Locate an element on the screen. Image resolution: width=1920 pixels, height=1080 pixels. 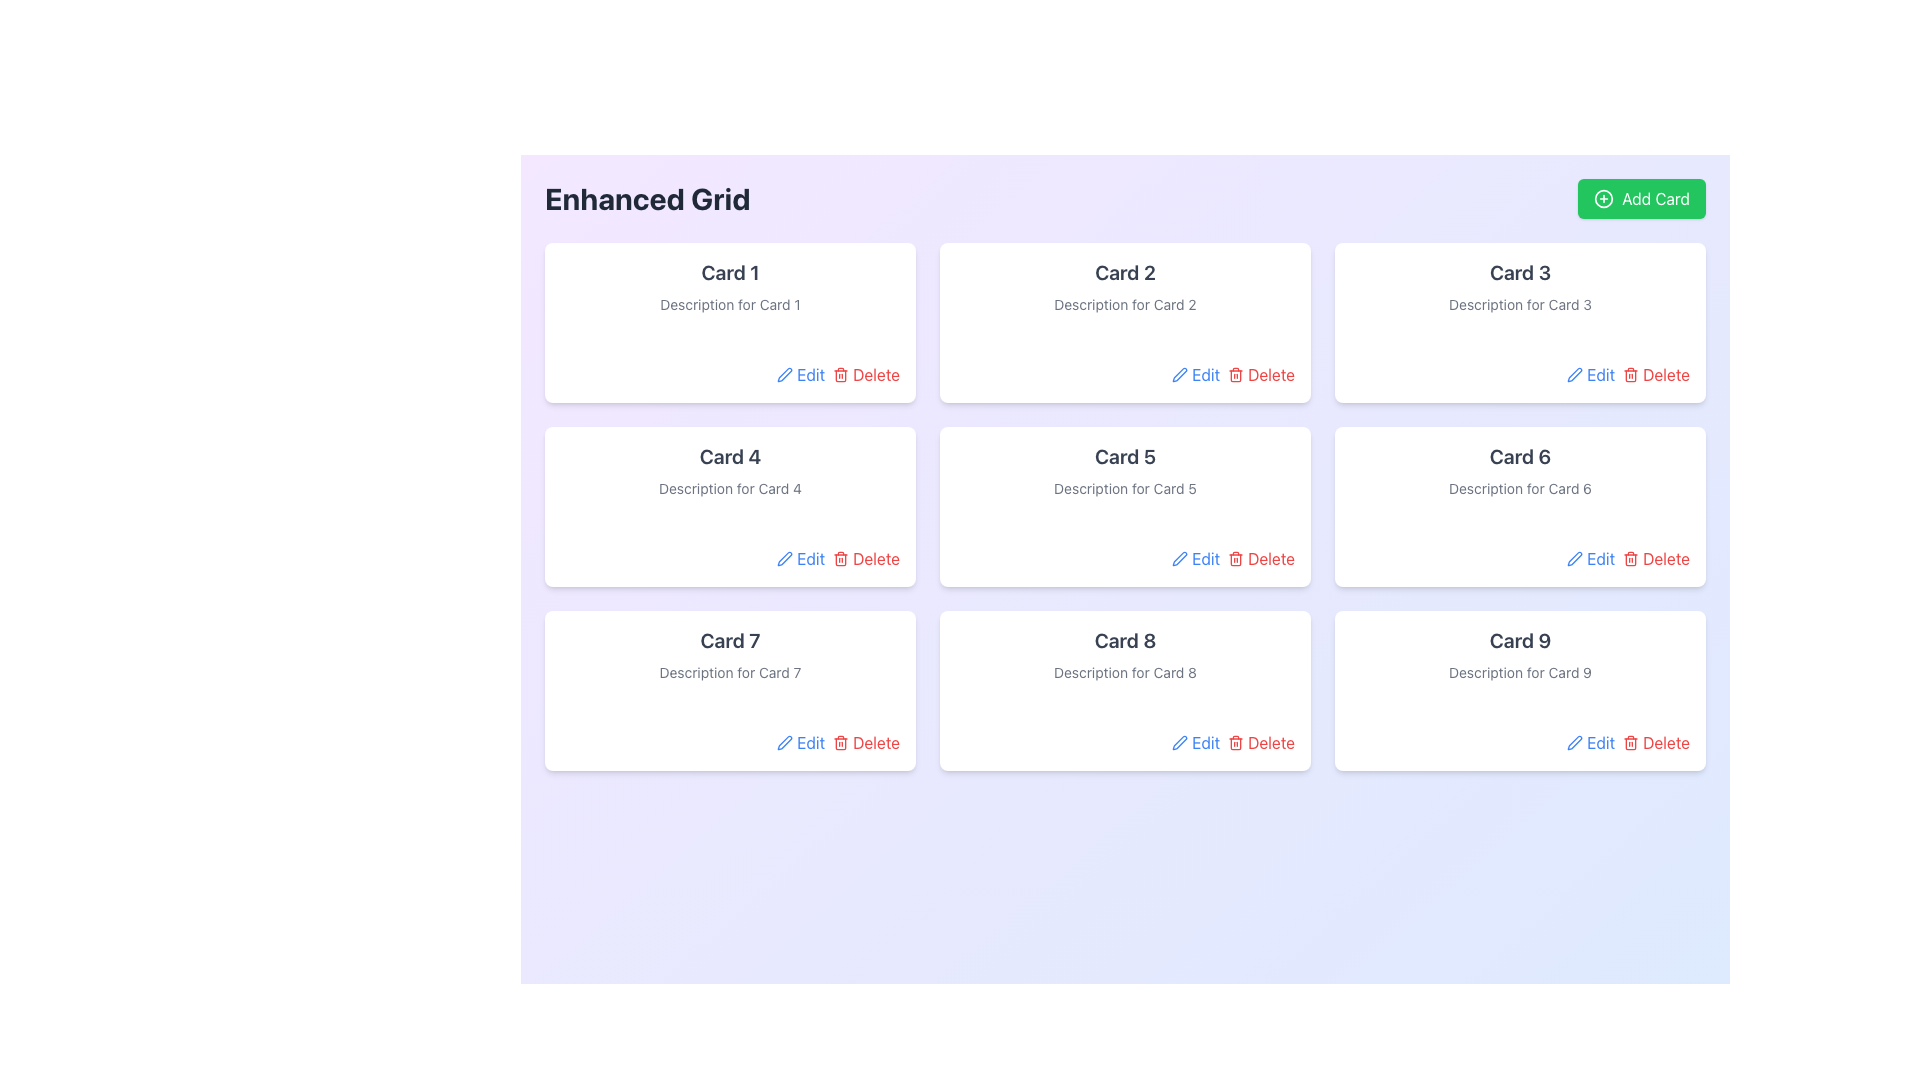
title text of 'Card 7', which is located in the first column of the third row in the grid layout, positioned above its descriptive text is located at coordinates (729, 640).